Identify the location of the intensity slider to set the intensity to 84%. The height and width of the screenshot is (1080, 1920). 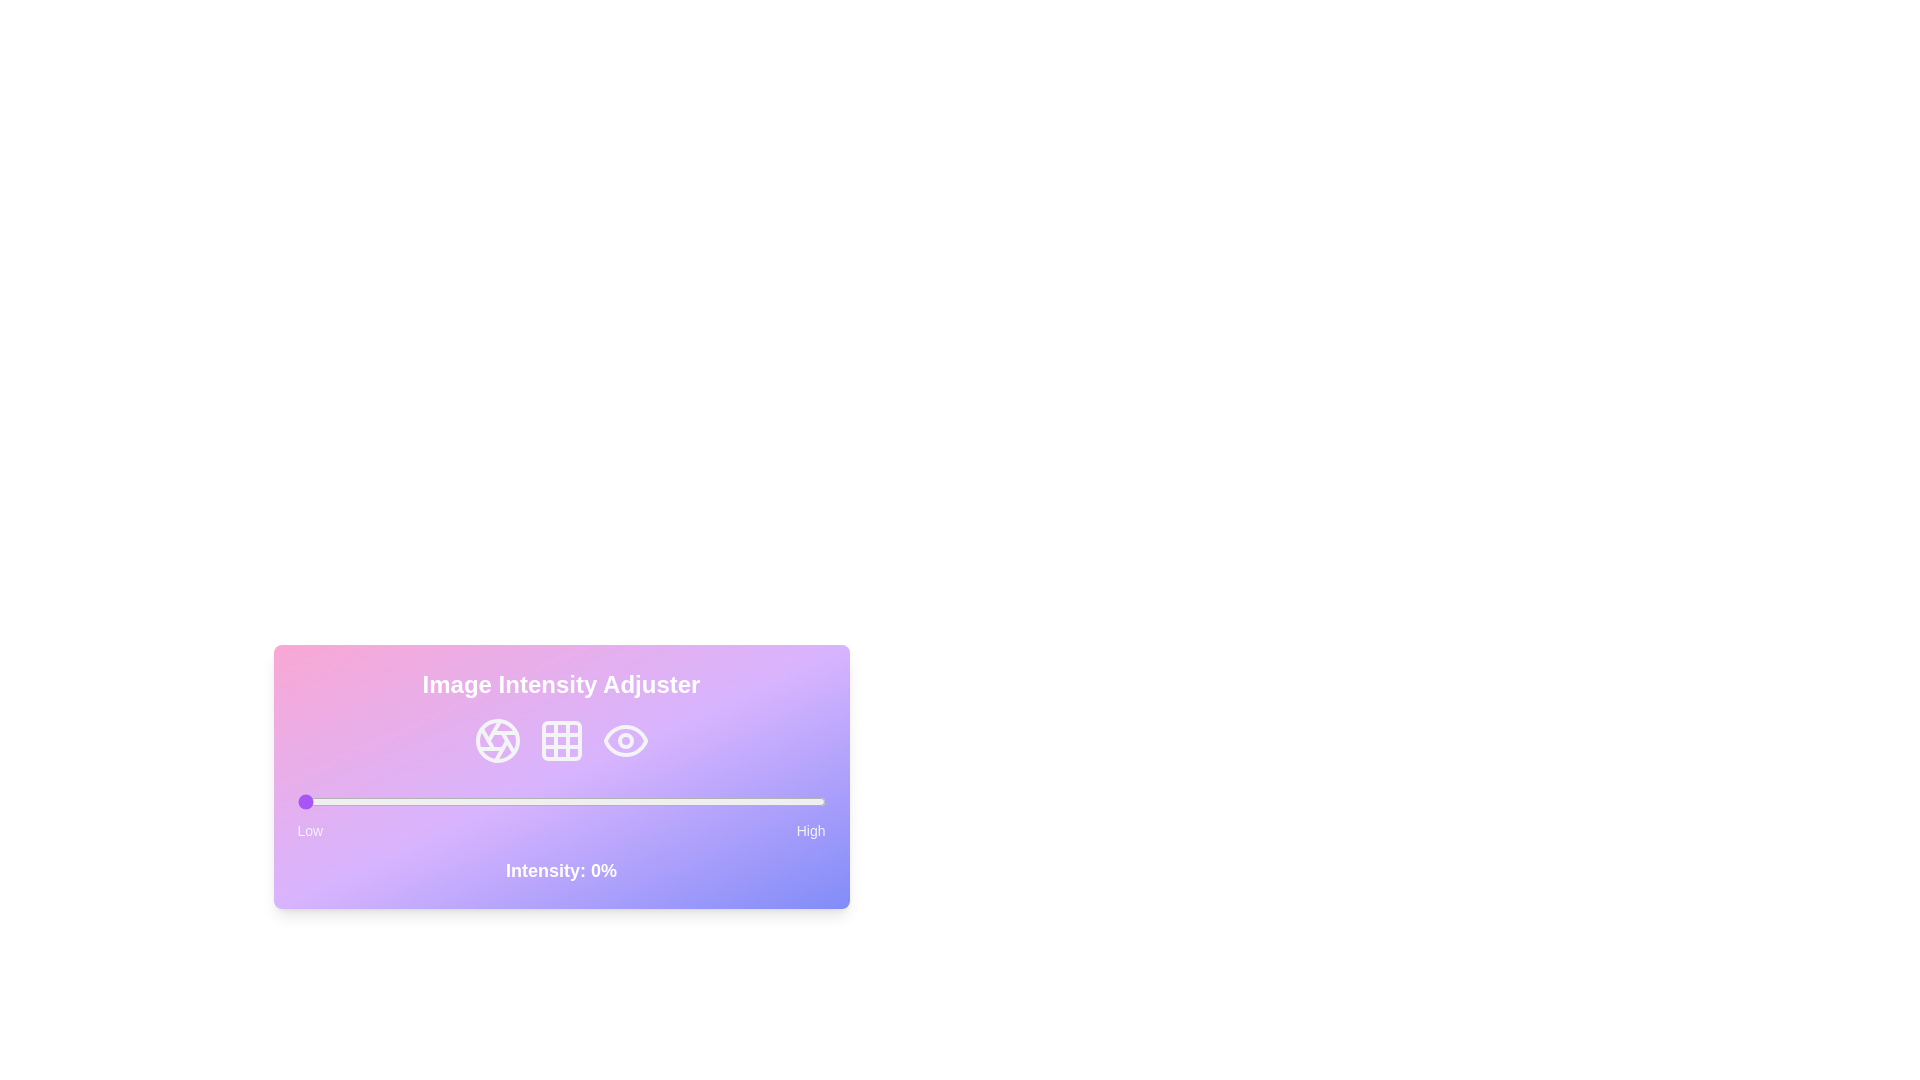
(739, 801).